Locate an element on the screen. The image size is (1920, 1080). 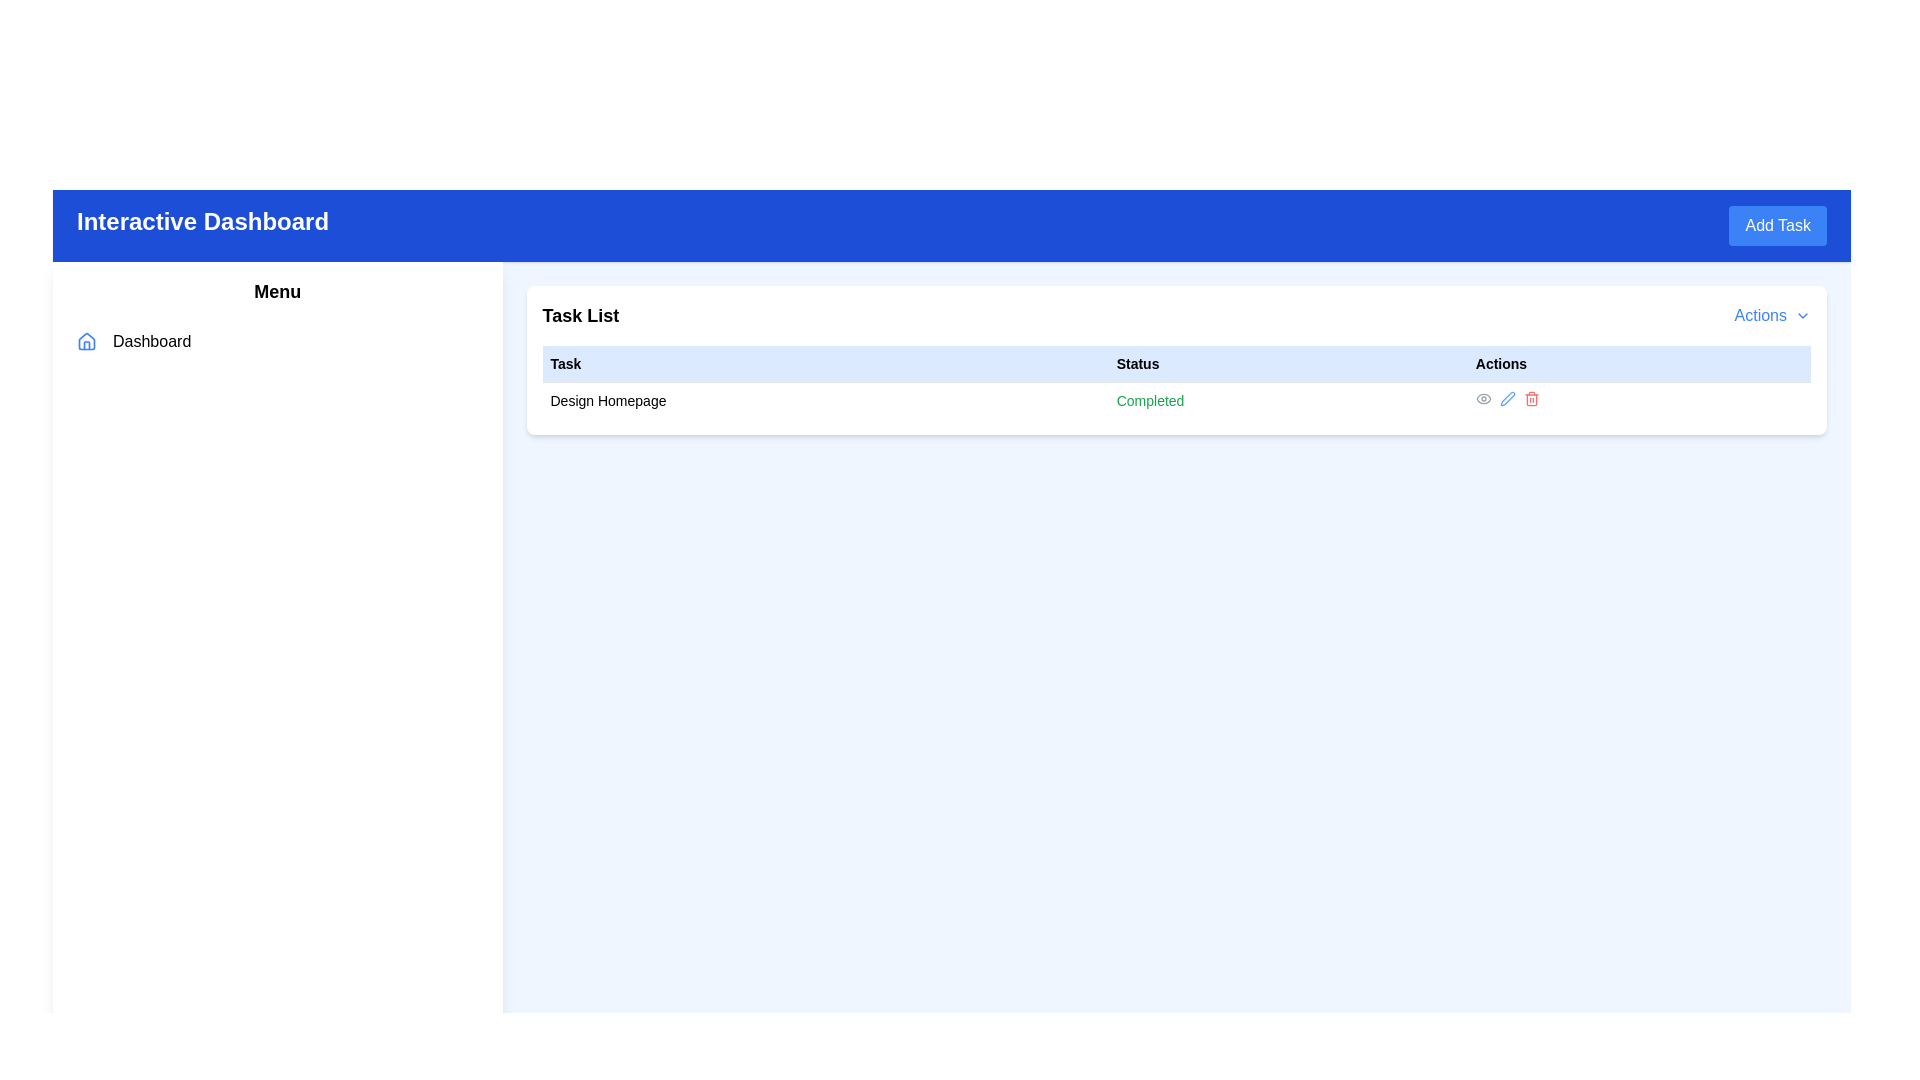
on the first row of the task list, which contains the task 'Design Homepage' and the status 'Completed' is located at coordinates (1176, 400).